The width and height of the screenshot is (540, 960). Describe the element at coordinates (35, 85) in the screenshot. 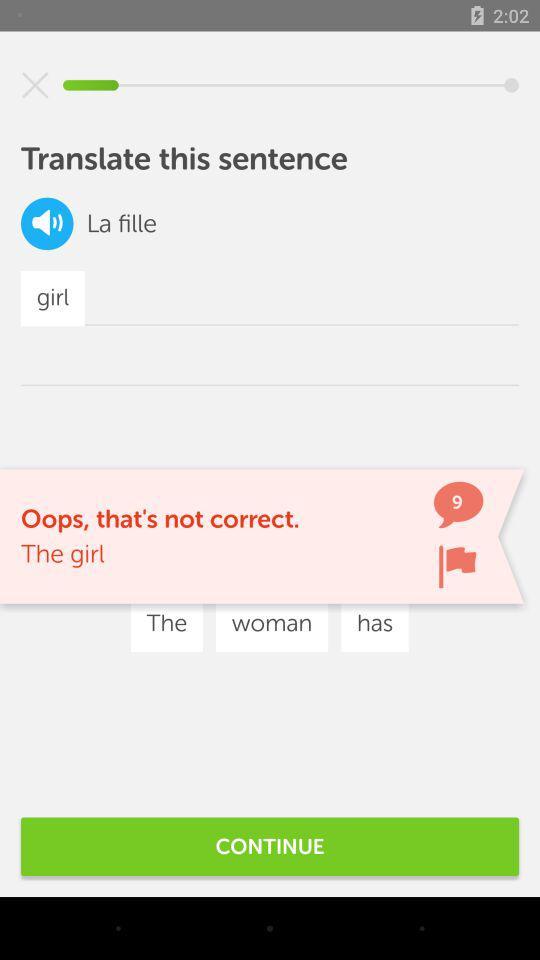

I see `the star icon` at that location.